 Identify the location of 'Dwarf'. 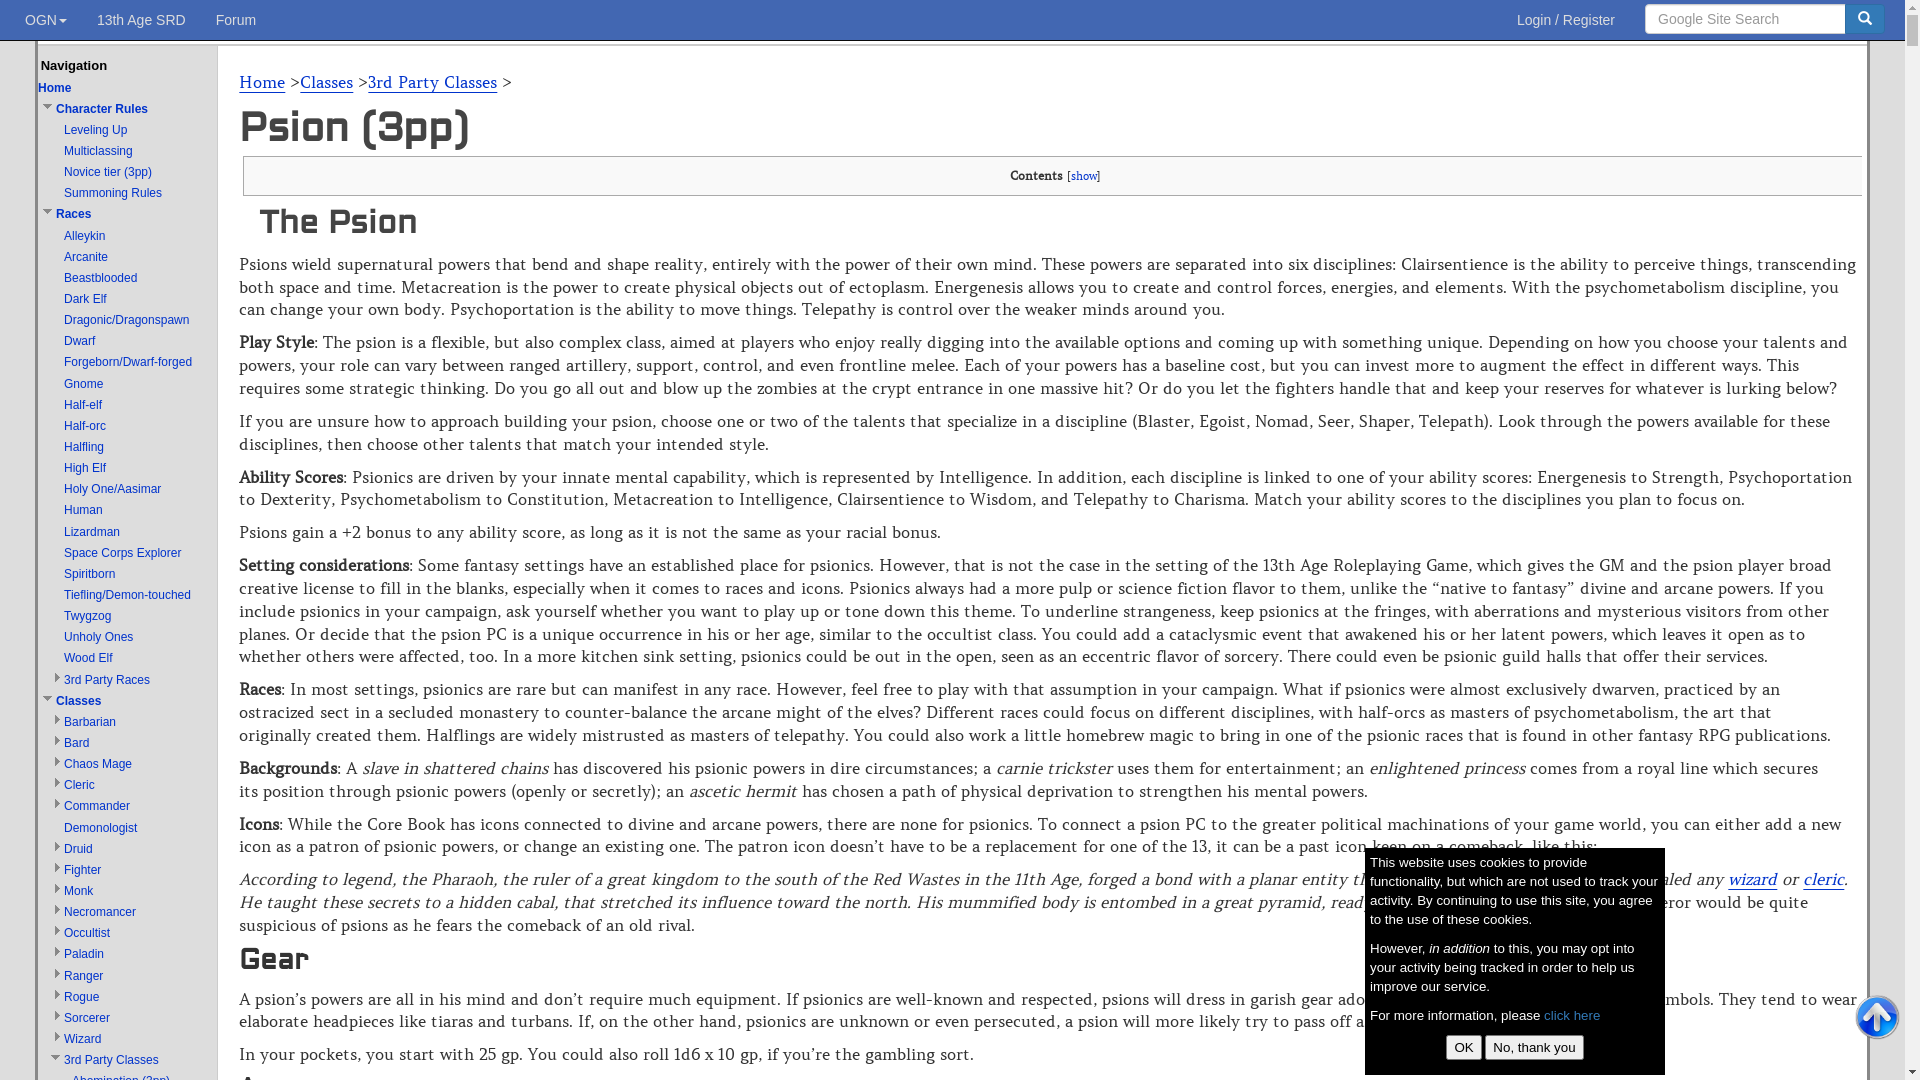
(79, 339).